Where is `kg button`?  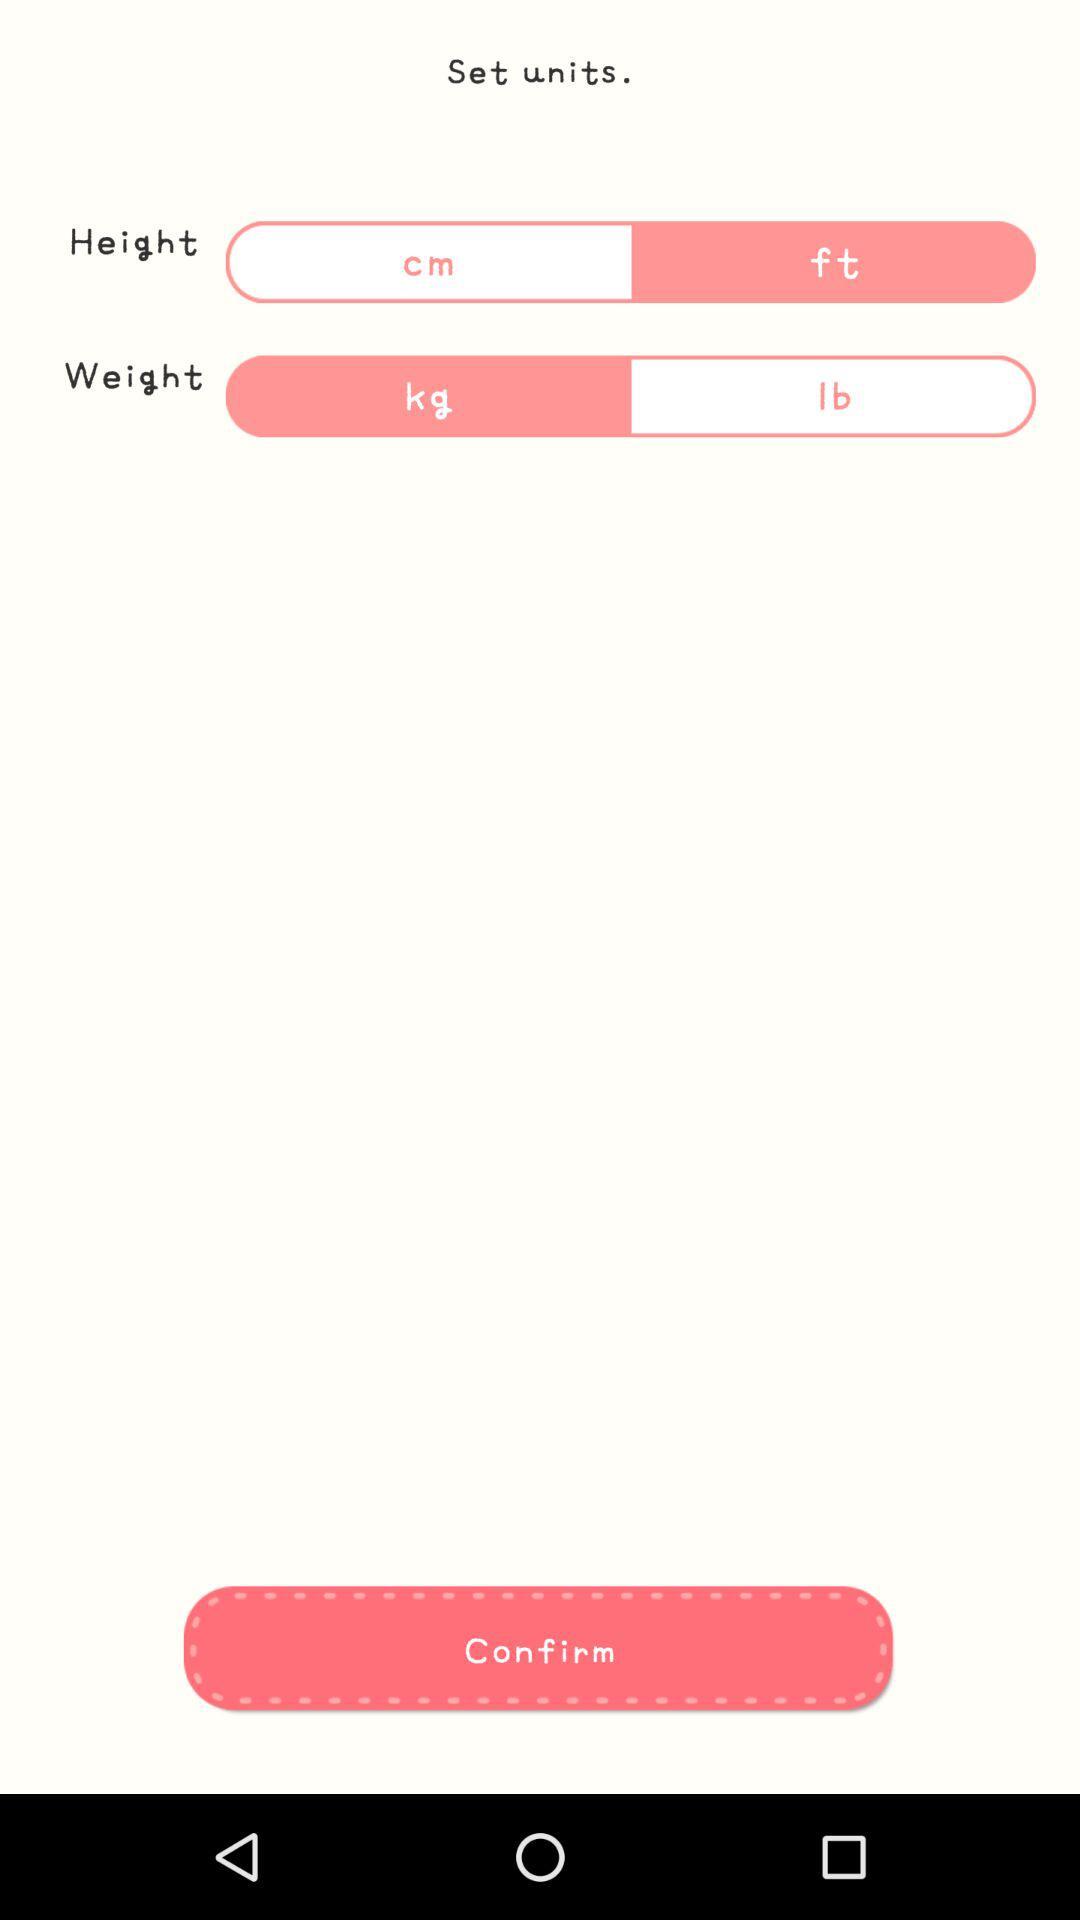 kg button is located at coordinates (427, 396).